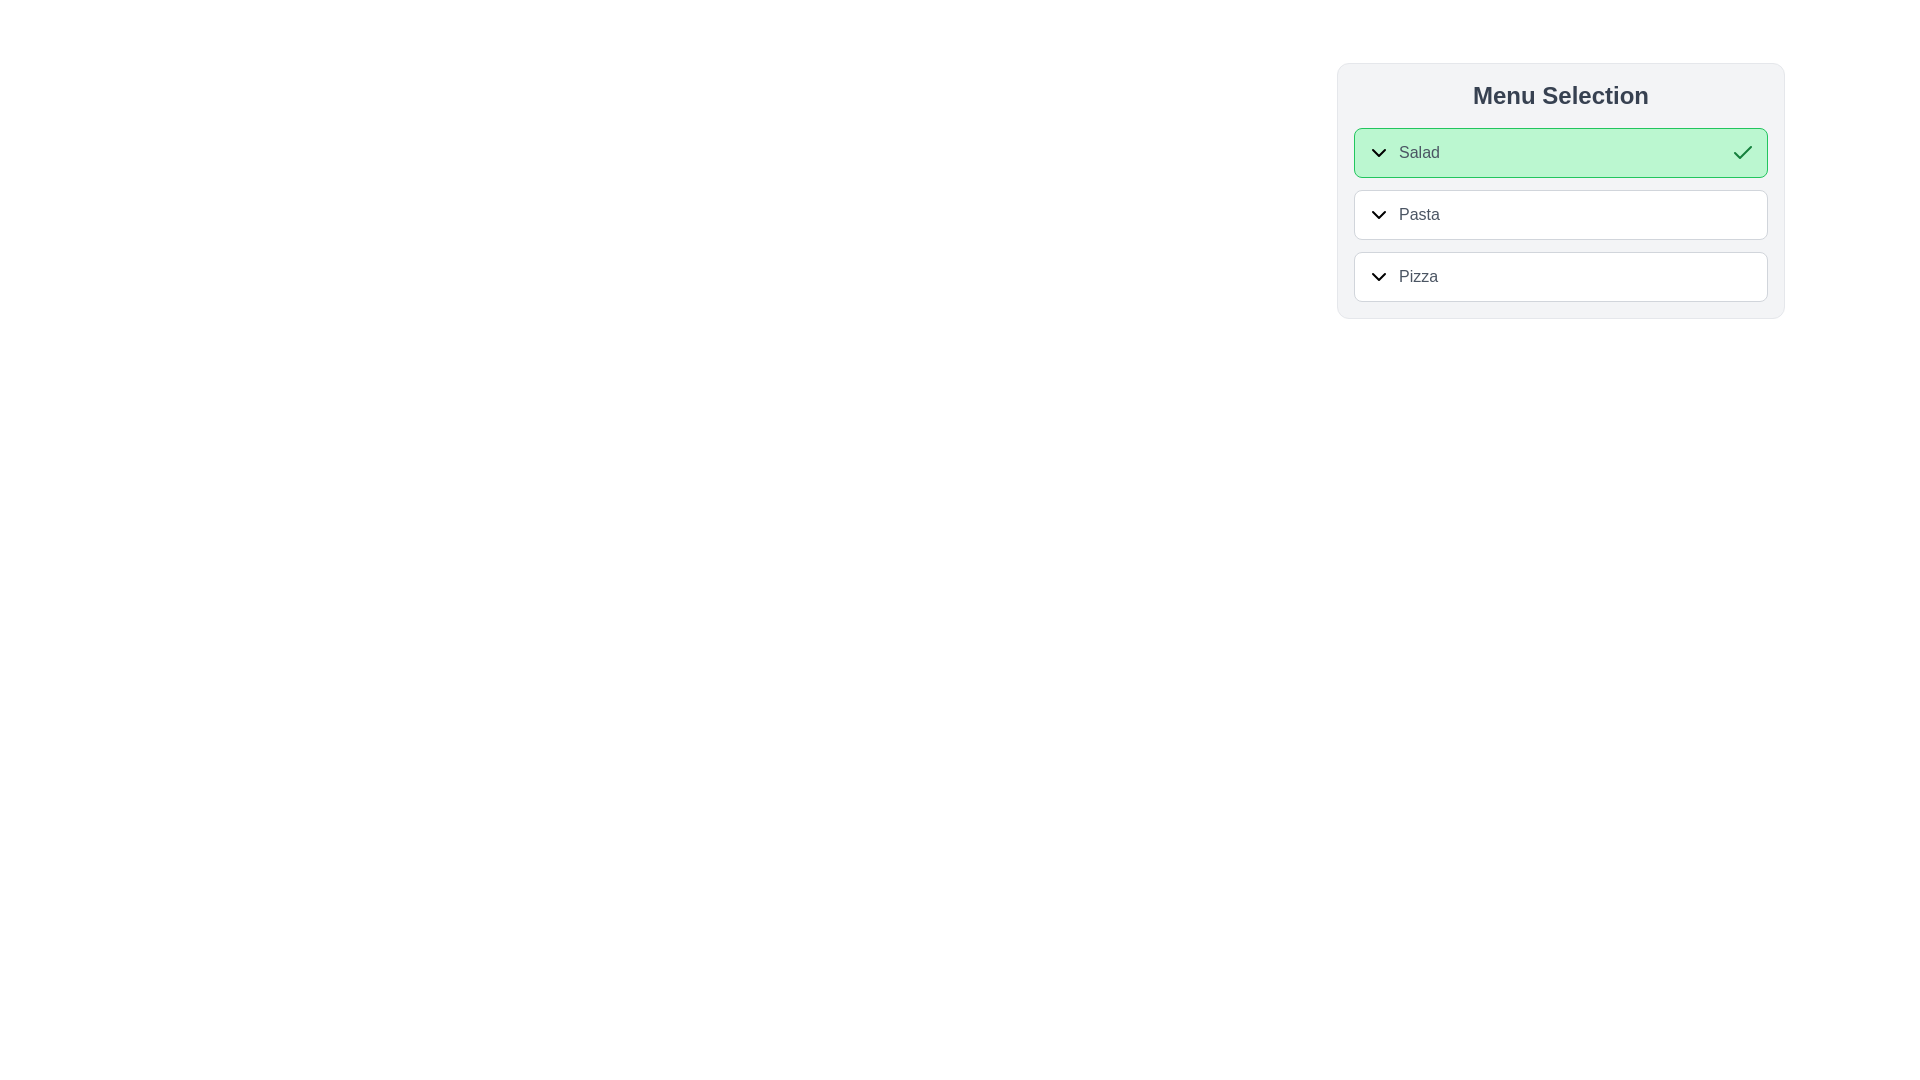 The height and width of the screenshot is (1080, 1920). Describe the element at coordinates (1402, 152) in the screenshot. I see `the 'Salad' text label to interact with the associated menu in the green highlighted section of the 'Menu Selection' list` at that location.